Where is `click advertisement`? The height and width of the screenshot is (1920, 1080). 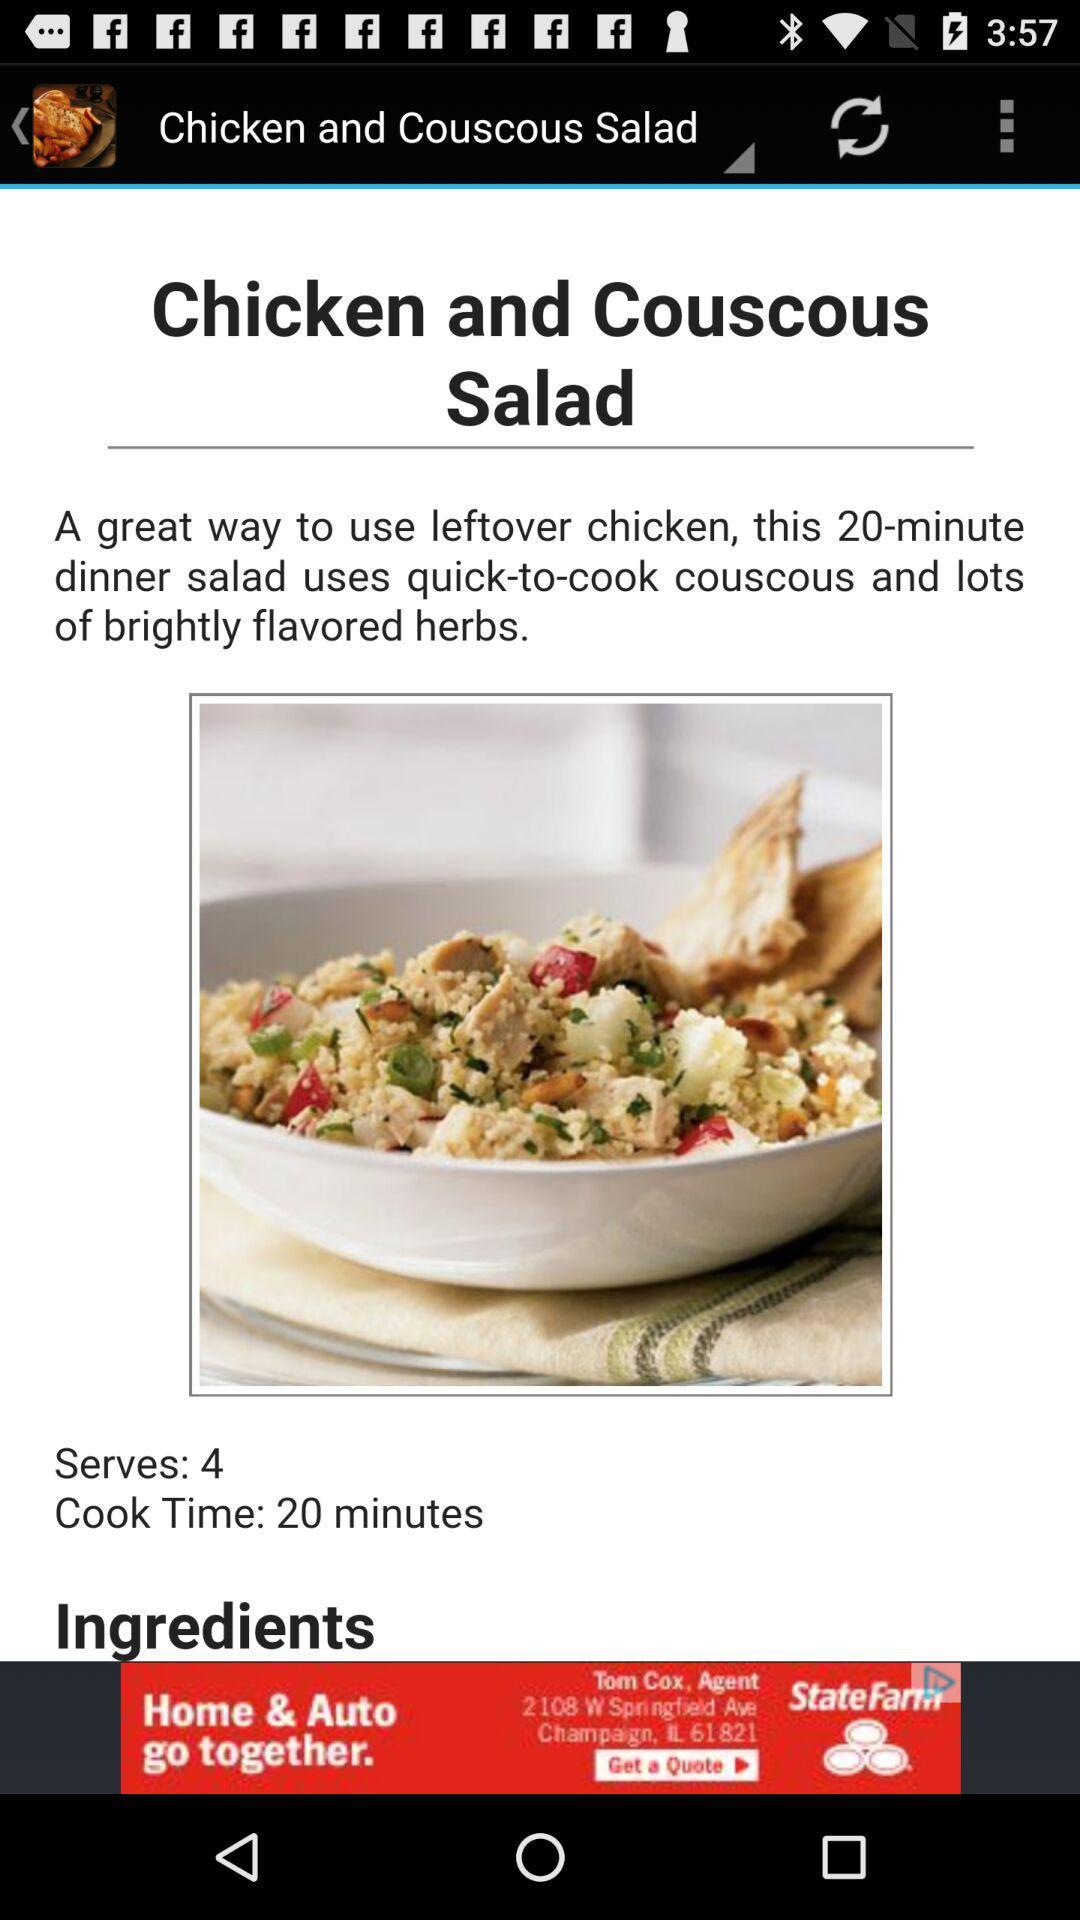
click advertisement is located at coordinates (540, 1727).